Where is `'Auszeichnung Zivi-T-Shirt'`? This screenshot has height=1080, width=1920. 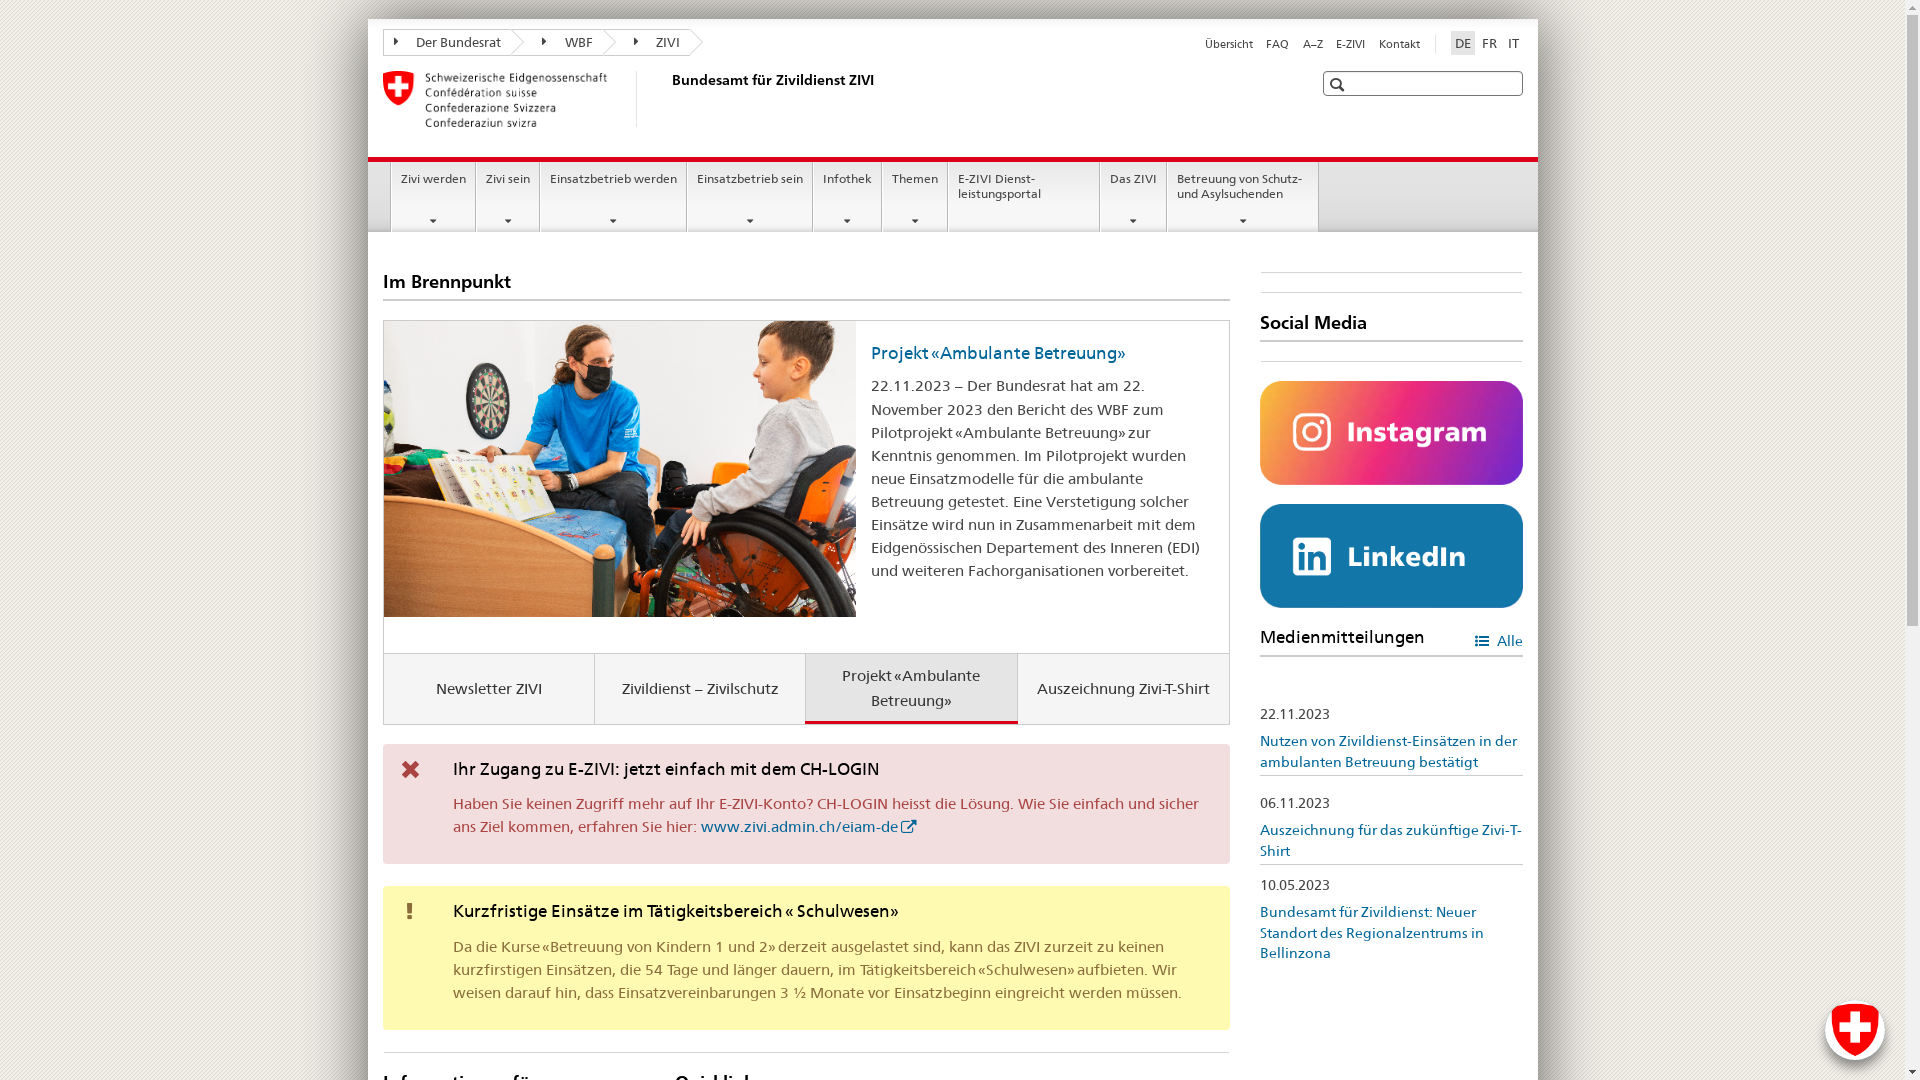 'Auszeichnung Zivi-T-Shirt' is located at coordinates (1123, 687).